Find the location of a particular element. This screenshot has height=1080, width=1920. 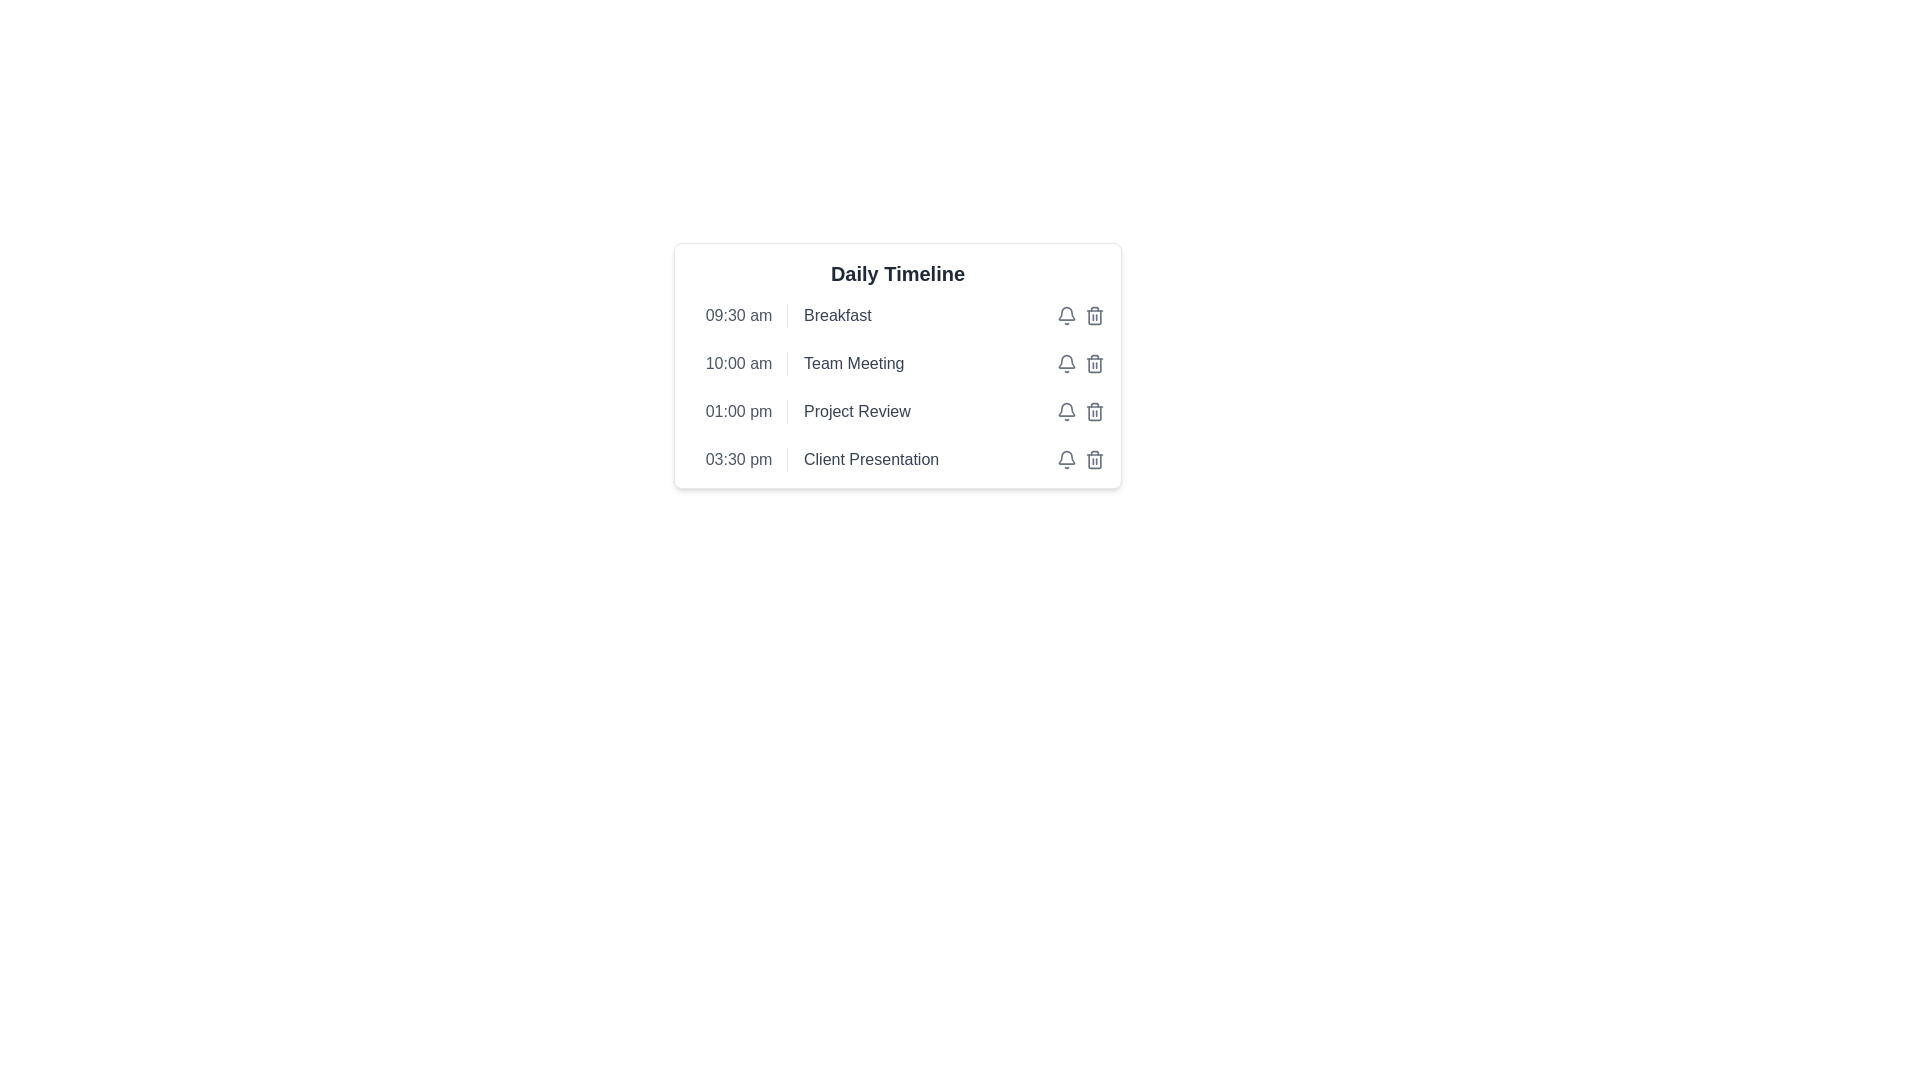

the timestamp text label indicating the scheduled time of the first listed event, aligned with the event labeled 'Breakfast' is located at coordinates (738, 315).